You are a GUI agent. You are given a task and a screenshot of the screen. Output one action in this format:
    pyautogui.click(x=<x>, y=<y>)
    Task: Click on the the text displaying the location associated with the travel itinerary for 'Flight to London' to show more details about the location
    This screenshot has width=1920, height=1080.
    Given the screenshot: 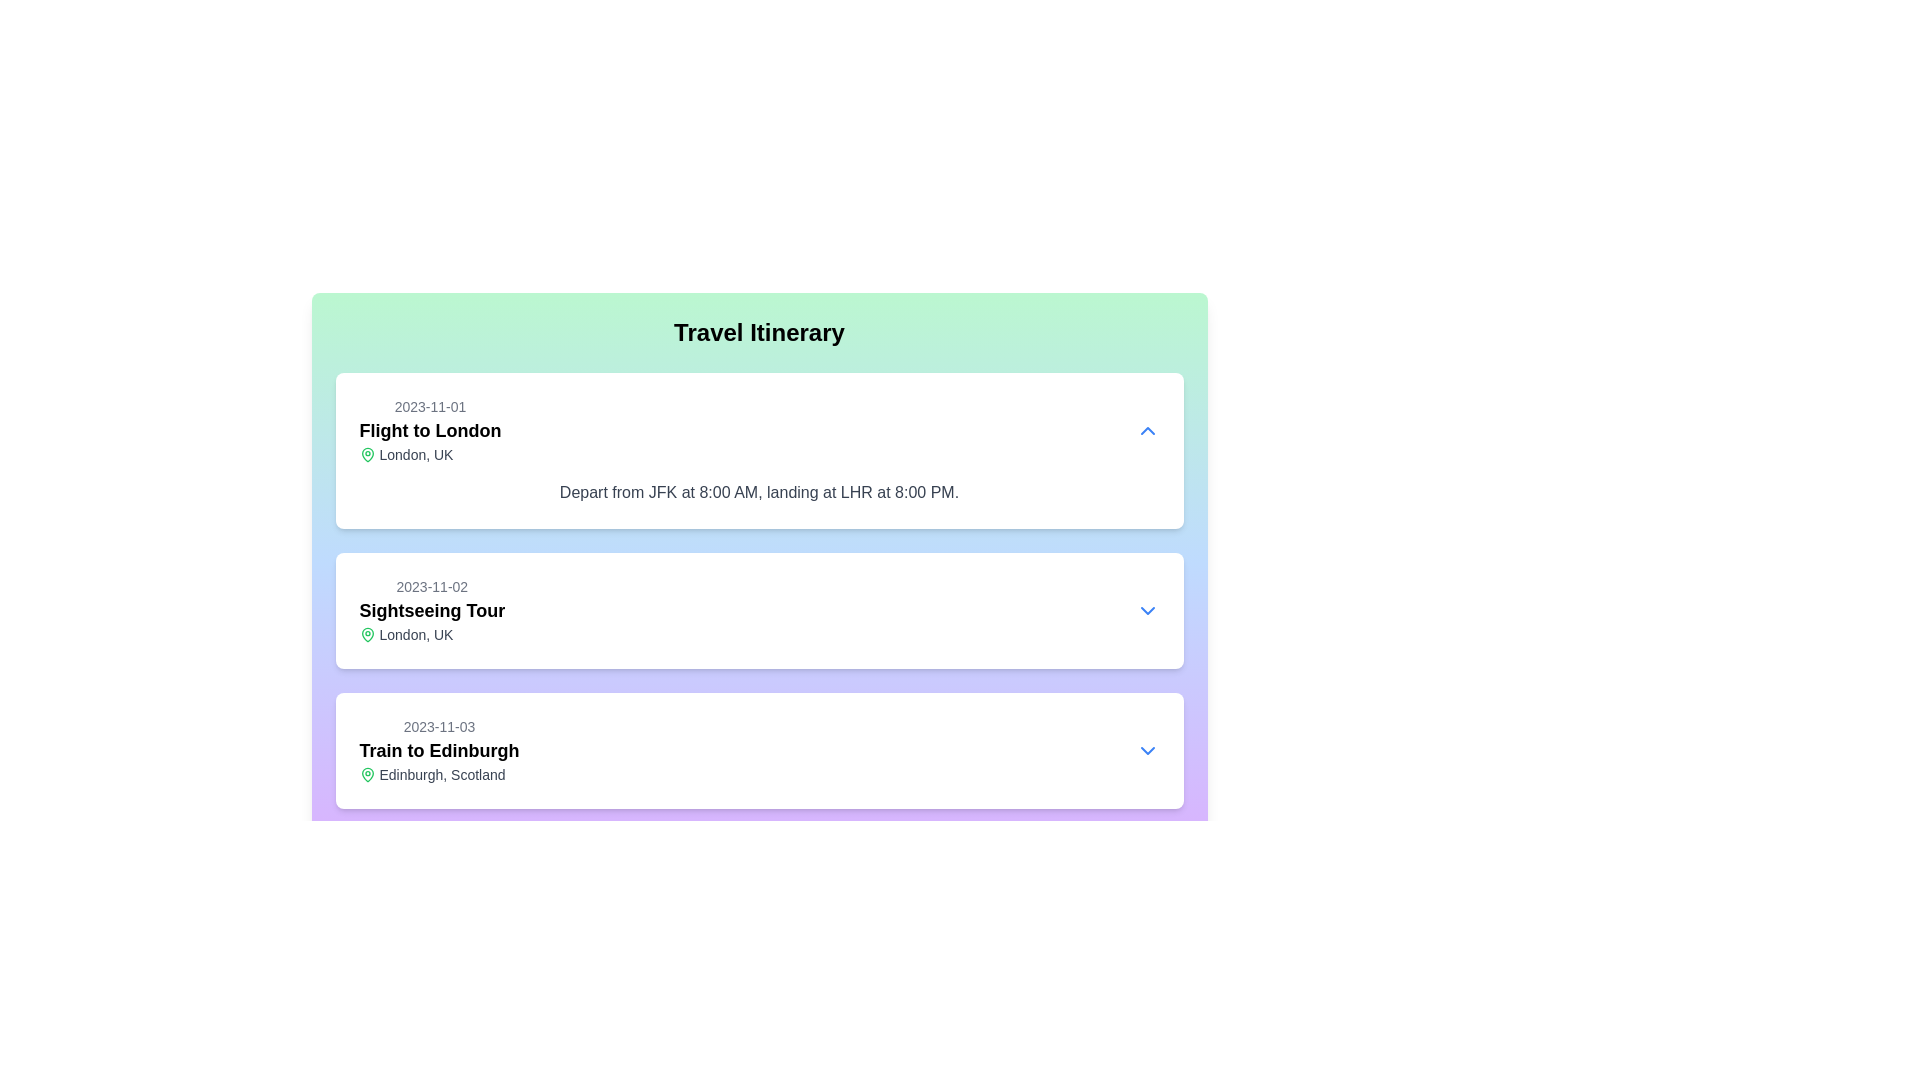 What is the action you would take?
    pyautogui.click(x=429, y=455)
    